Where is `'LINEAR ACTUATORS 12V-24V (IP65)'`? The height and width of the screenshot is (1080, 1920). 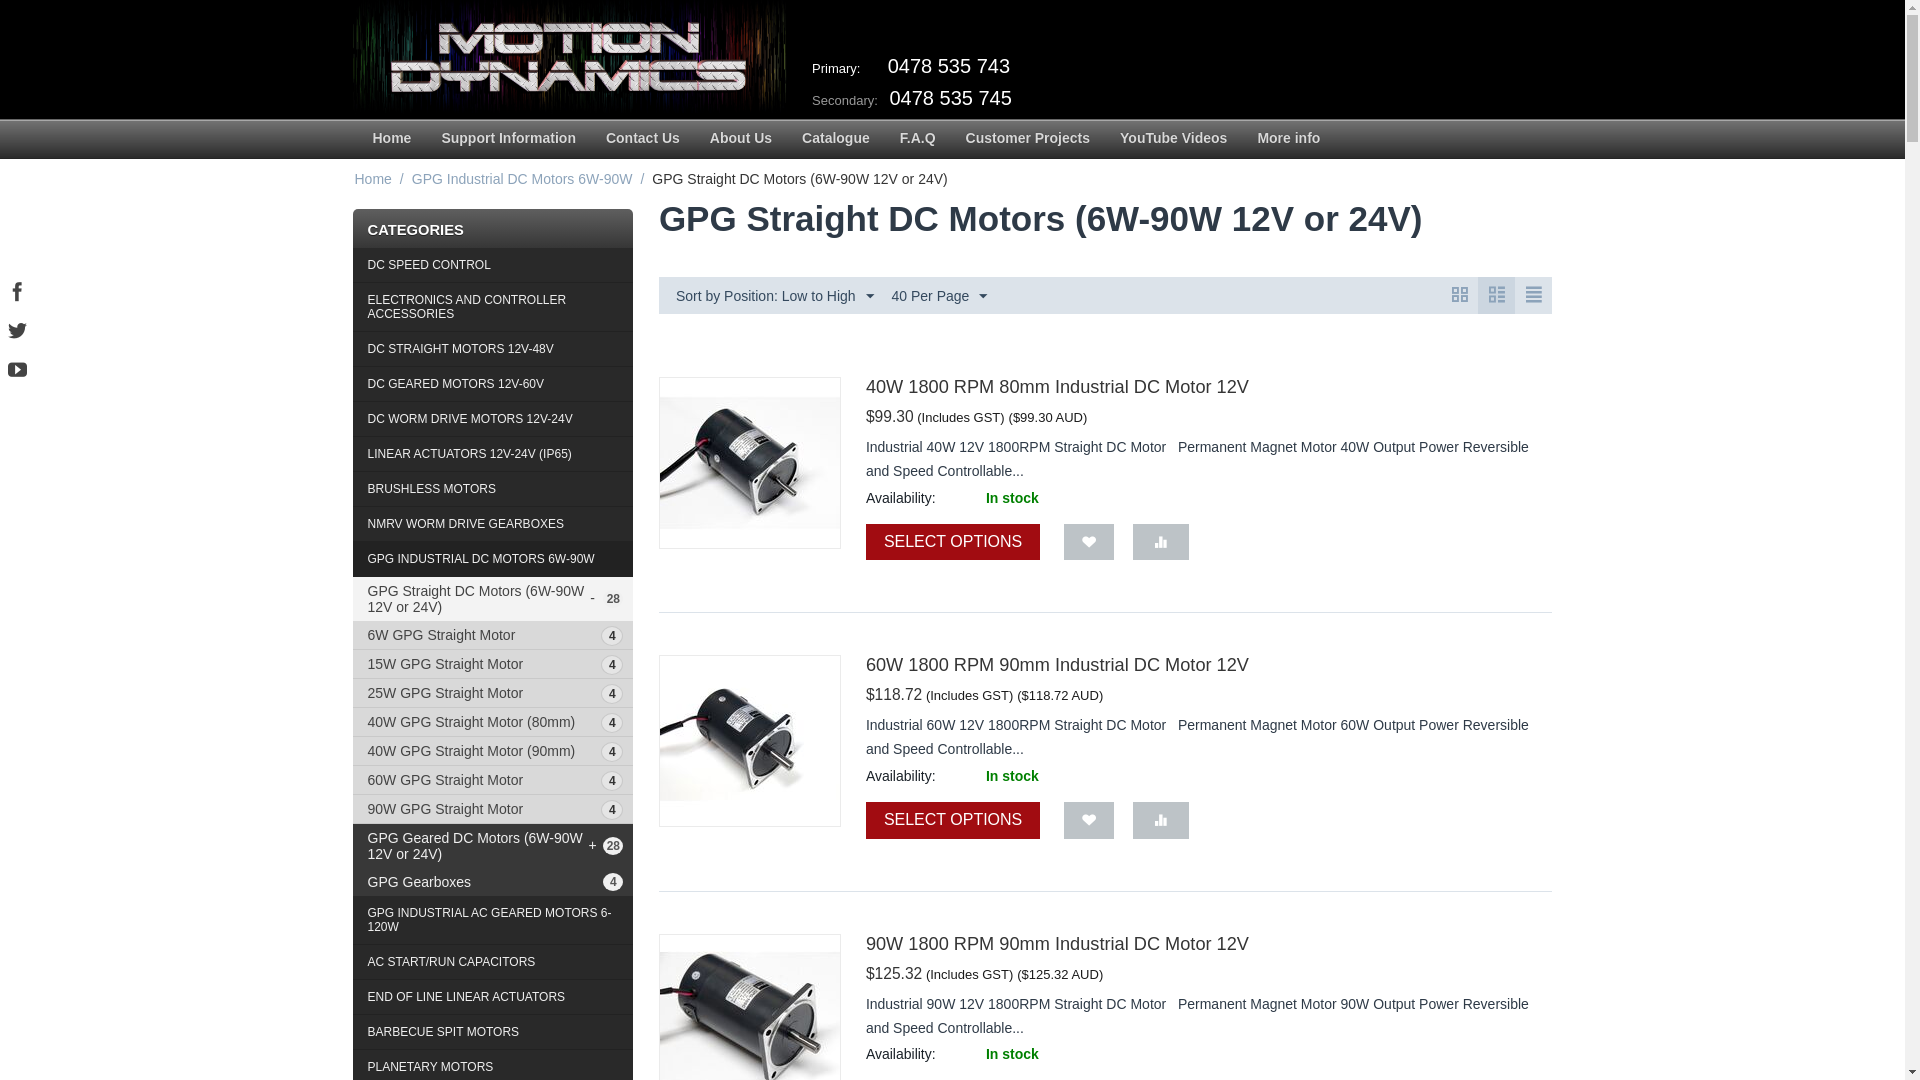
'LINEAR ACTUATORS 12V-24V (IP65)' is located at coordinates (492, 454).